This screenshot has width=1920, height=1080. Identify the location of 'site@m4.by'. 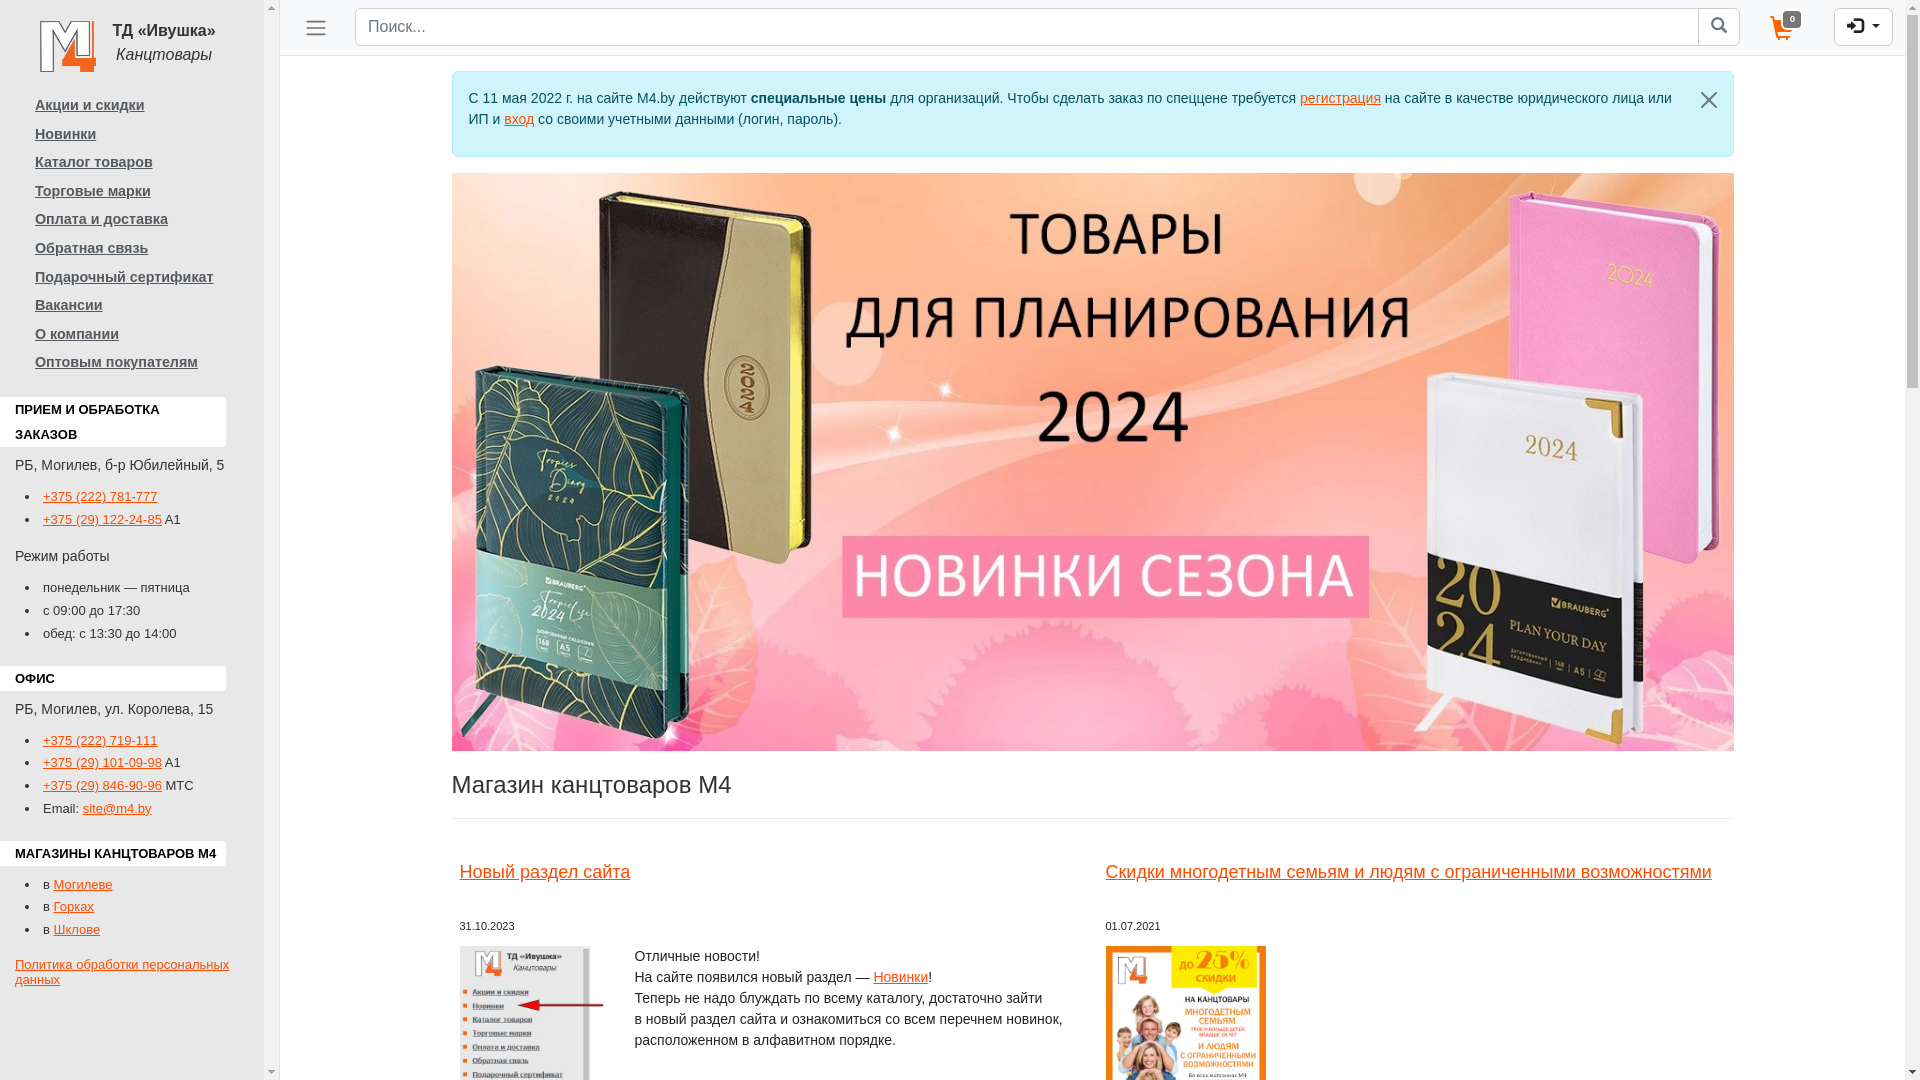
(116, 807).